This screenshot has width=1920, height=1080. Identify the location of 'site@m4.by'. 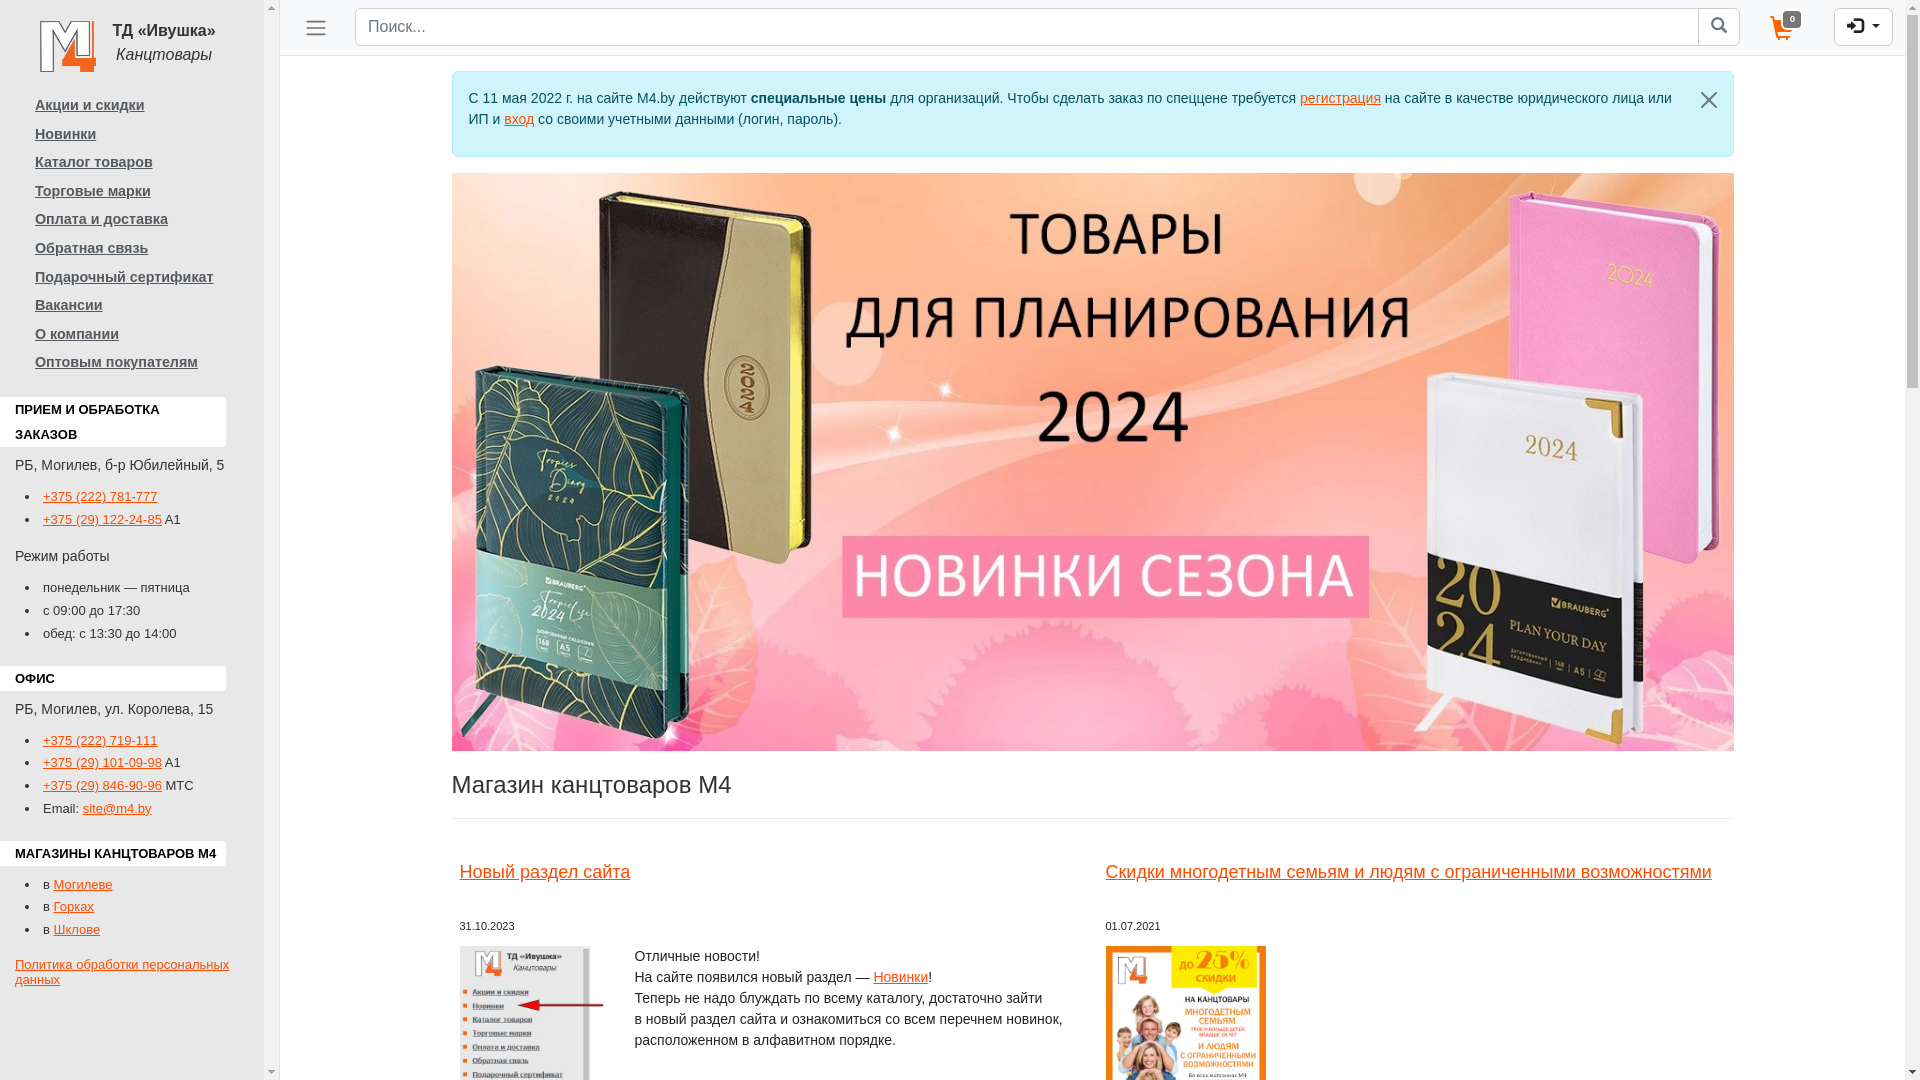
(116, 807).